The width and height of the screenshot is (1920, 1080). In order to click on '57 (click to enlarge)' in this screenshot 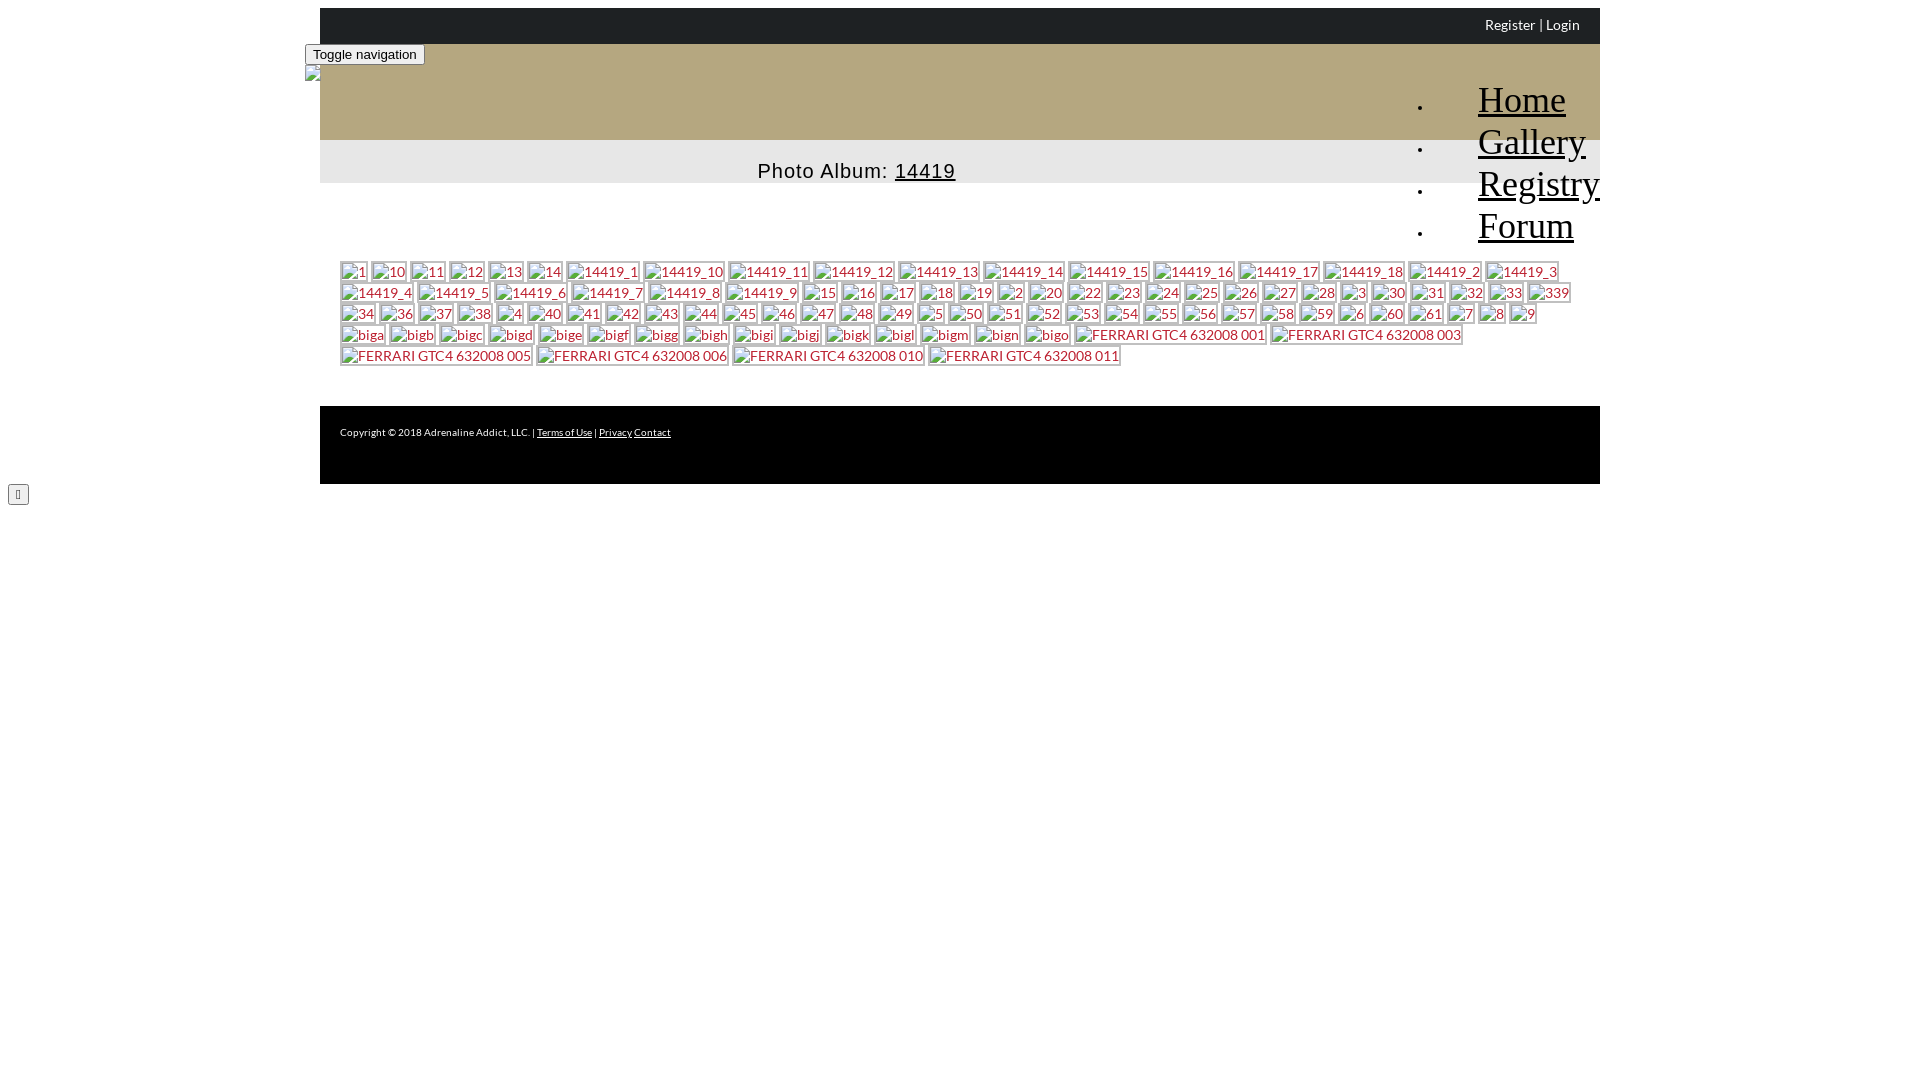, I will do `click(1237, 313)`.